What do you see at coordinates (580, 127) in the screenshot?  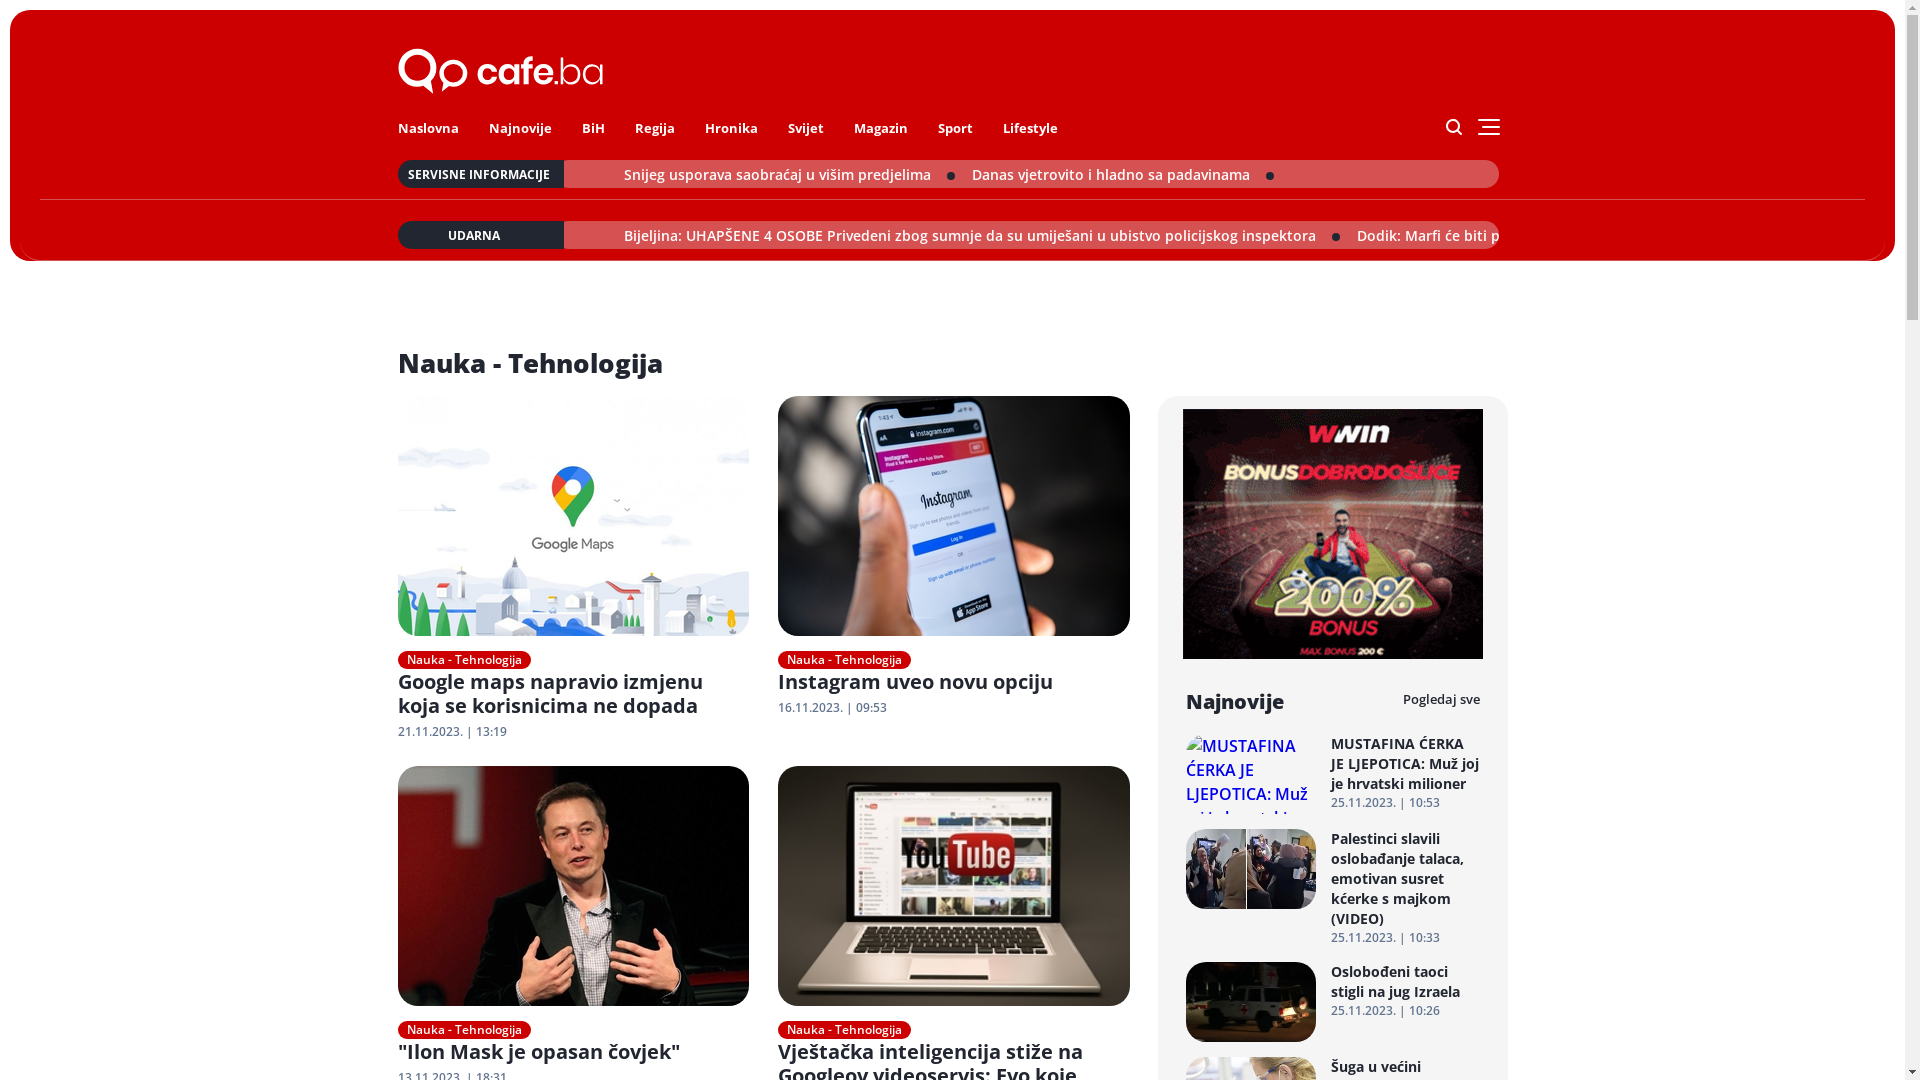 I see `'BiH'` at bounding box center [580, 127].